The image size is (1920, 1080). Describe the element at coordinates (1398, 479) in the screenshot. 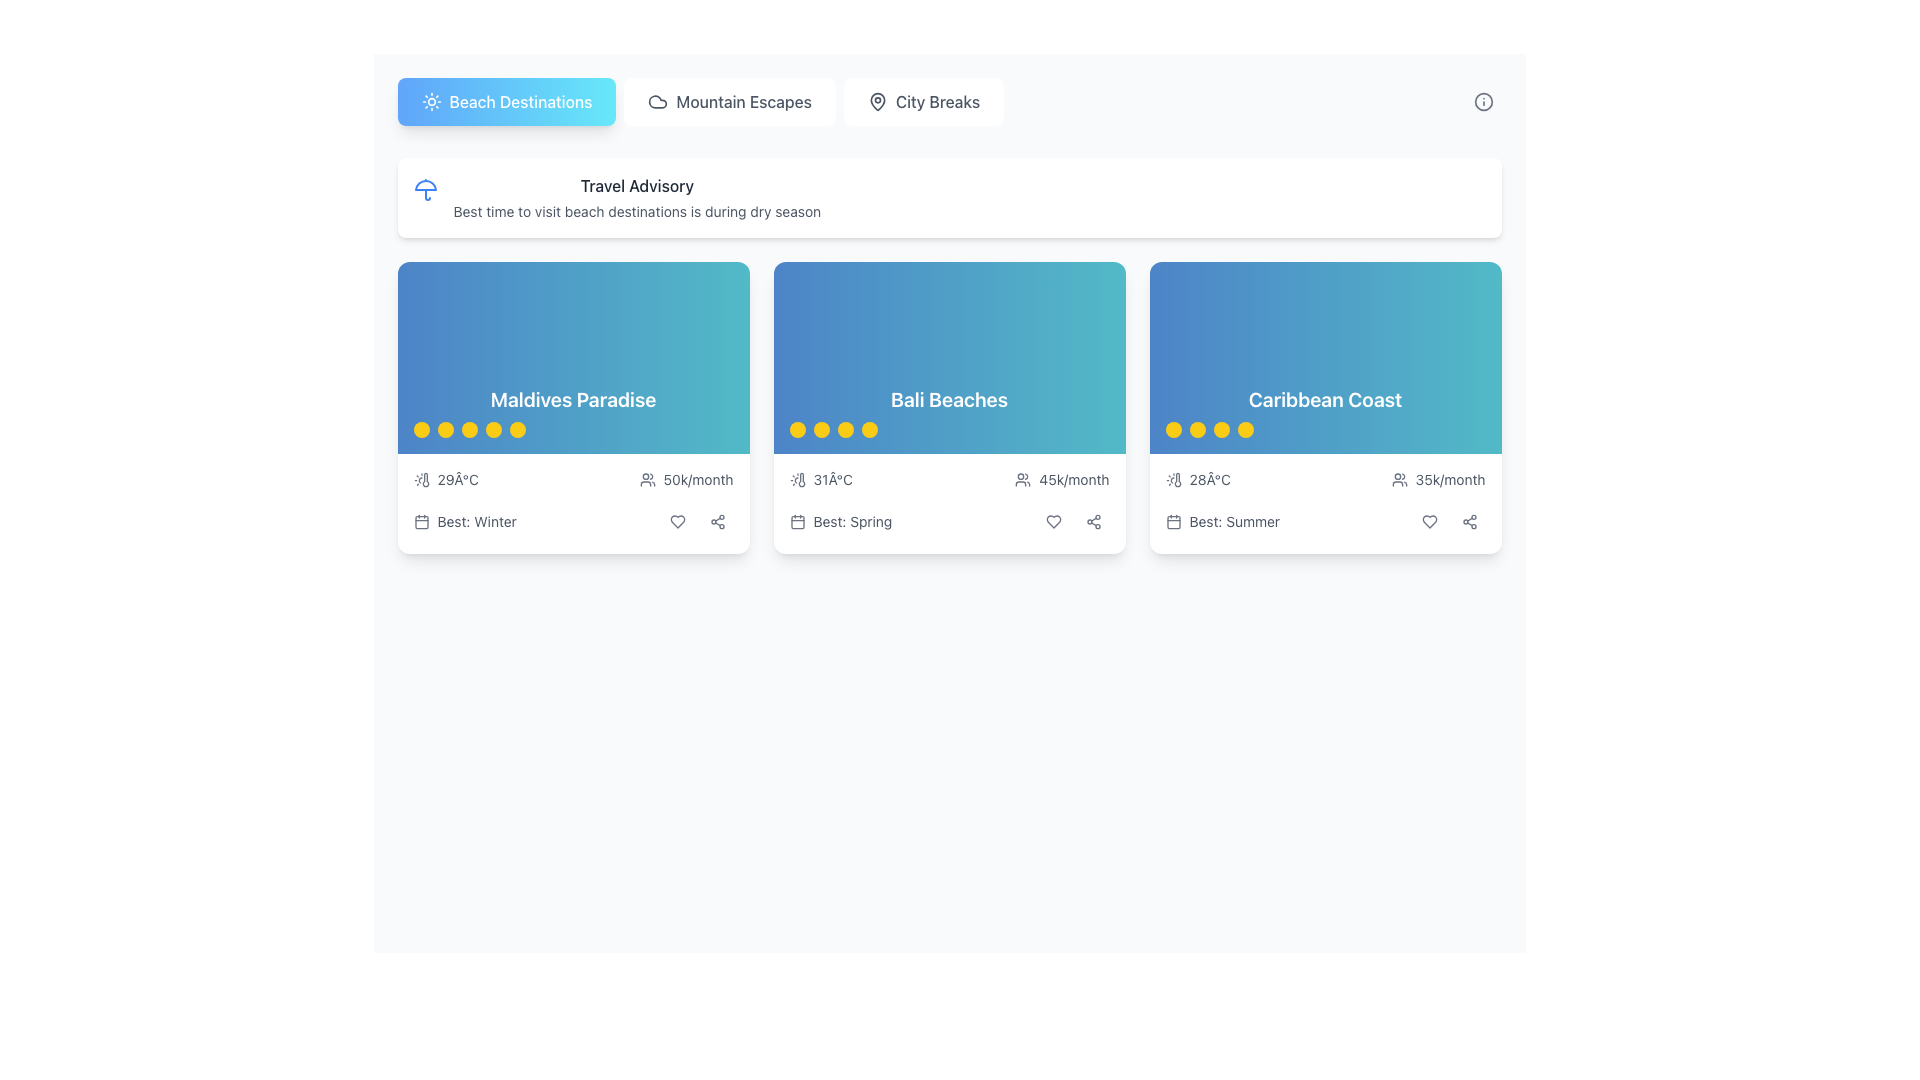

I see `the icon or SVG graphic associated with user-related information for the entry 'Caribbean Coast', located immediately to the left of the text '35k/month'` at that location.